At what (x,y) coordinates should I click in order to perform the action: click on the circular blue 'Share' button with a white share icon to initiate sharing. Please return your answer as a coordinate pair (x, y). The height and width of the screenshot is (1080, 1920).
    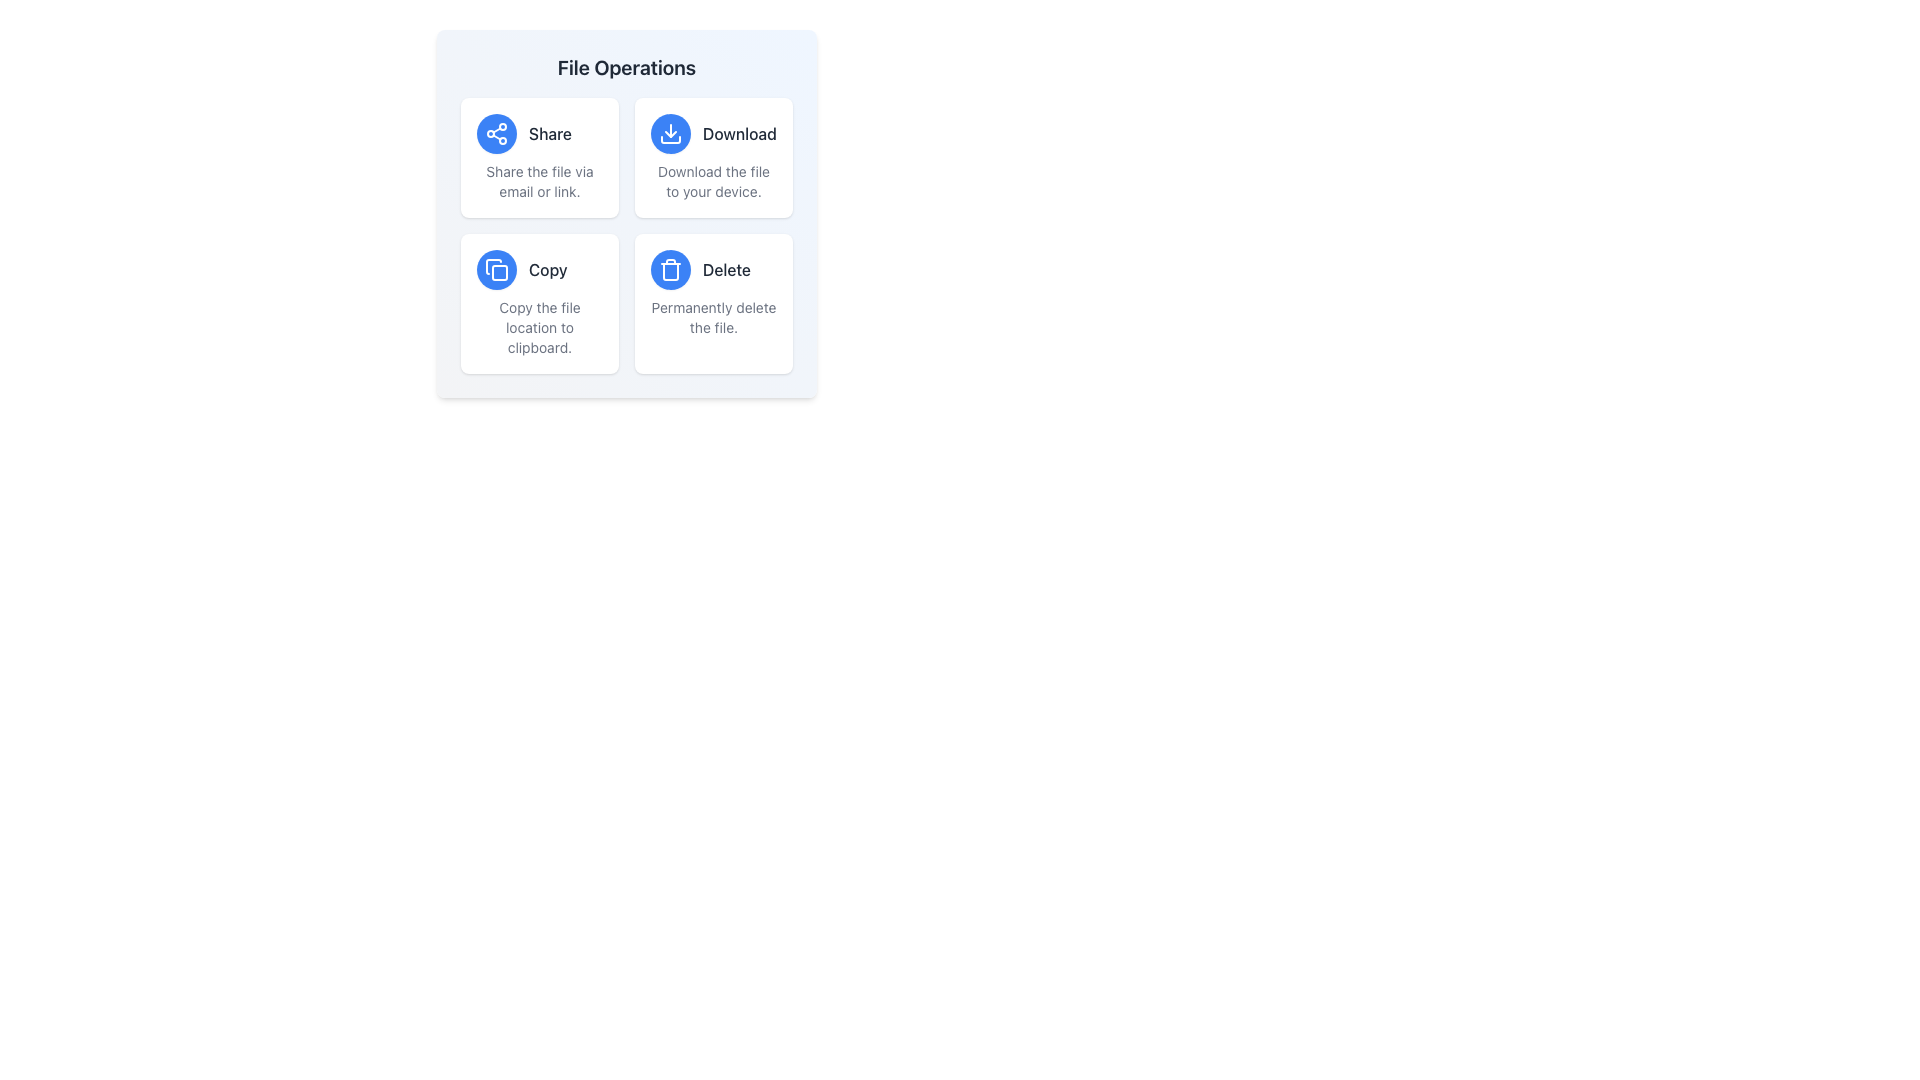
    Looking at the image, I should click on (497, 134).